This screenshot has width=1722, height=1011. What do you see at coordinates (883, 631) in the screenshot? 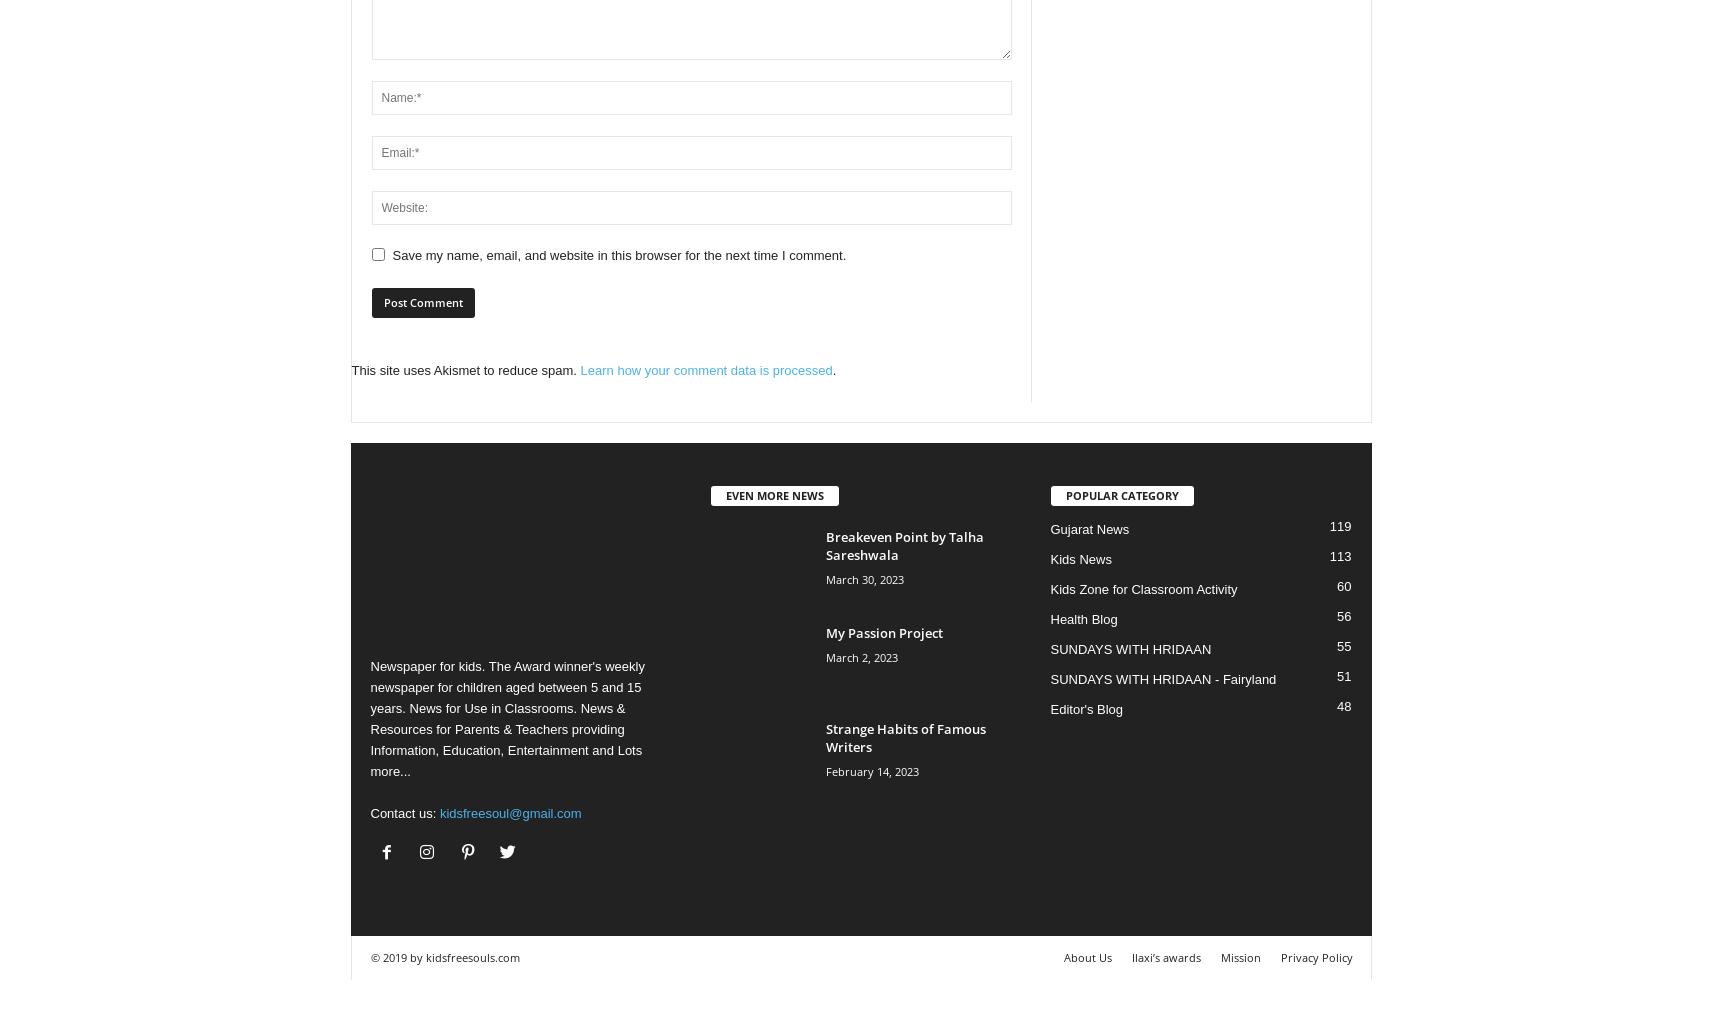
I see `'My Passion Project'` at bounding box center [883, 631].